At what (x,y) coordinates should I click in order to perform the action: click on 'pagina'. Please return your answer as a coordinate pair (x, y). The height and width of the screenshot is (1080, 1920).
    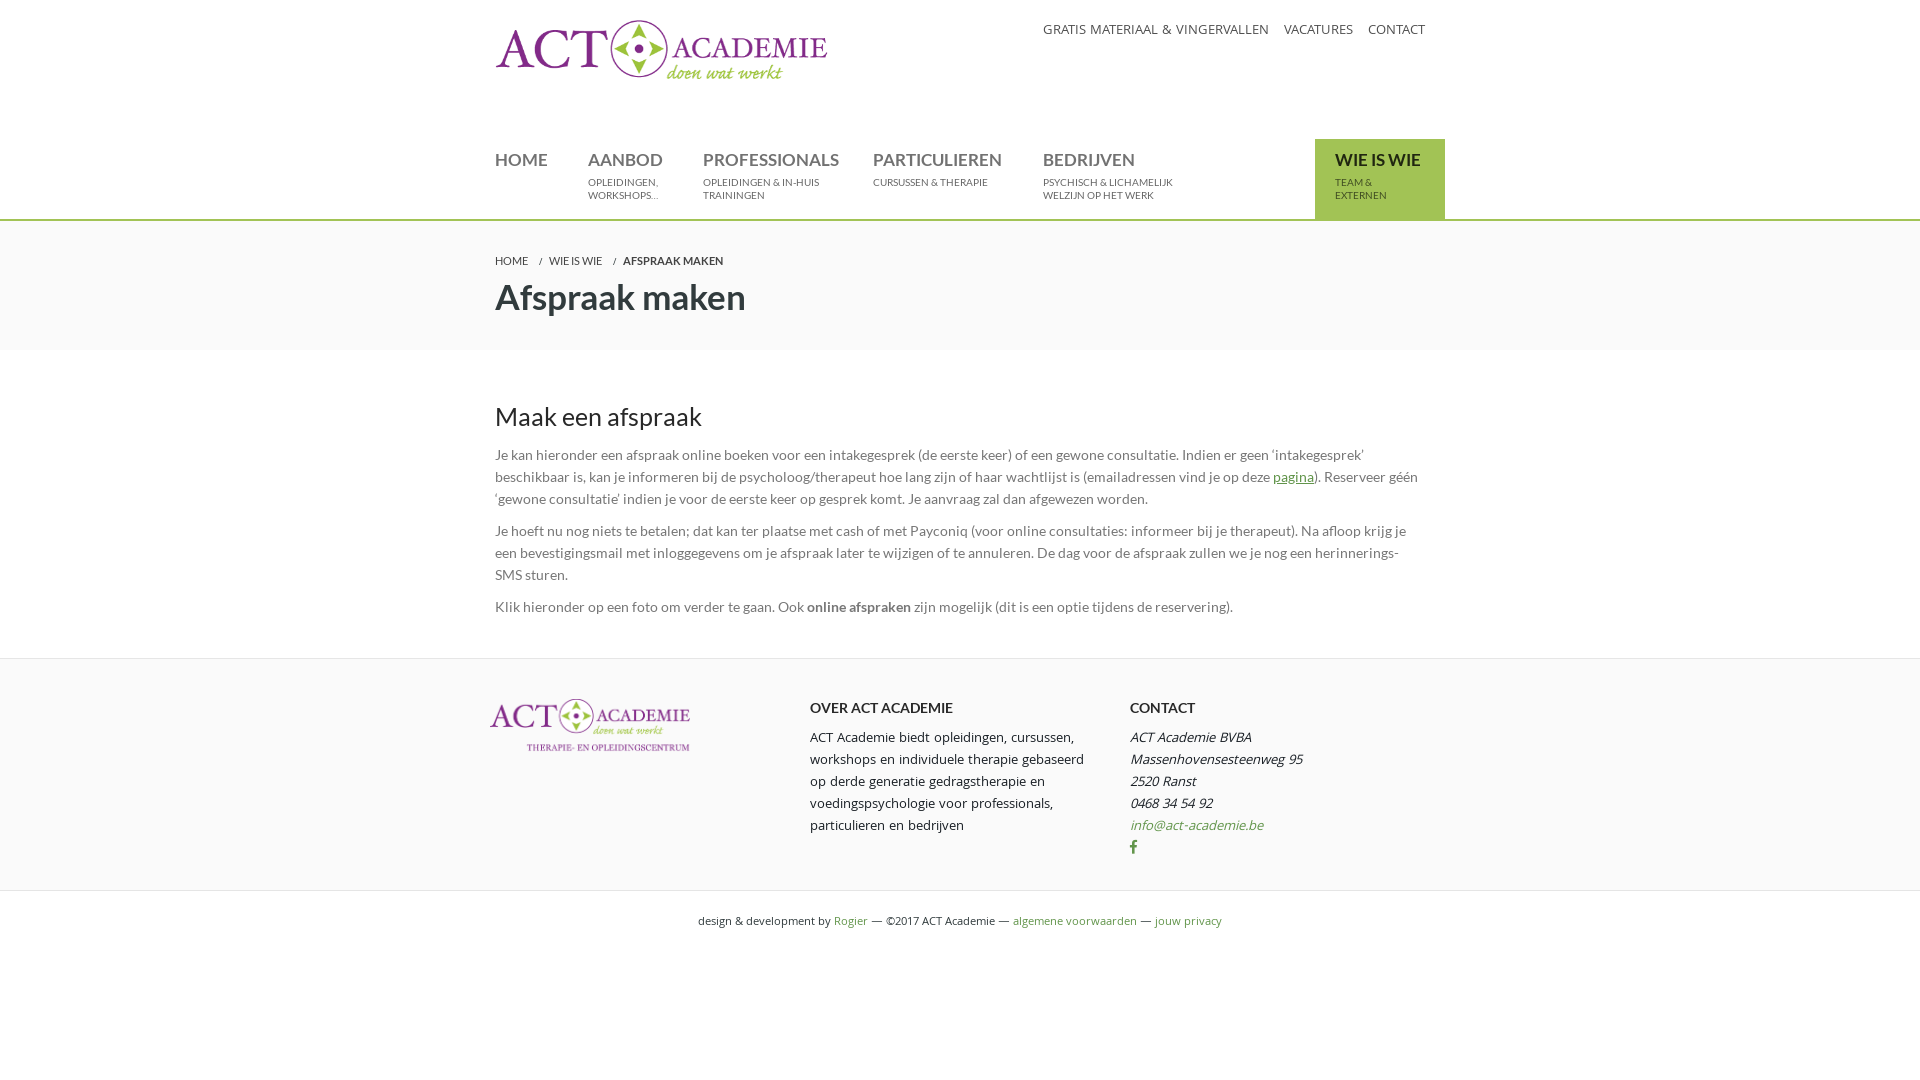
    Looking at the image, I should click on (1293, 476).